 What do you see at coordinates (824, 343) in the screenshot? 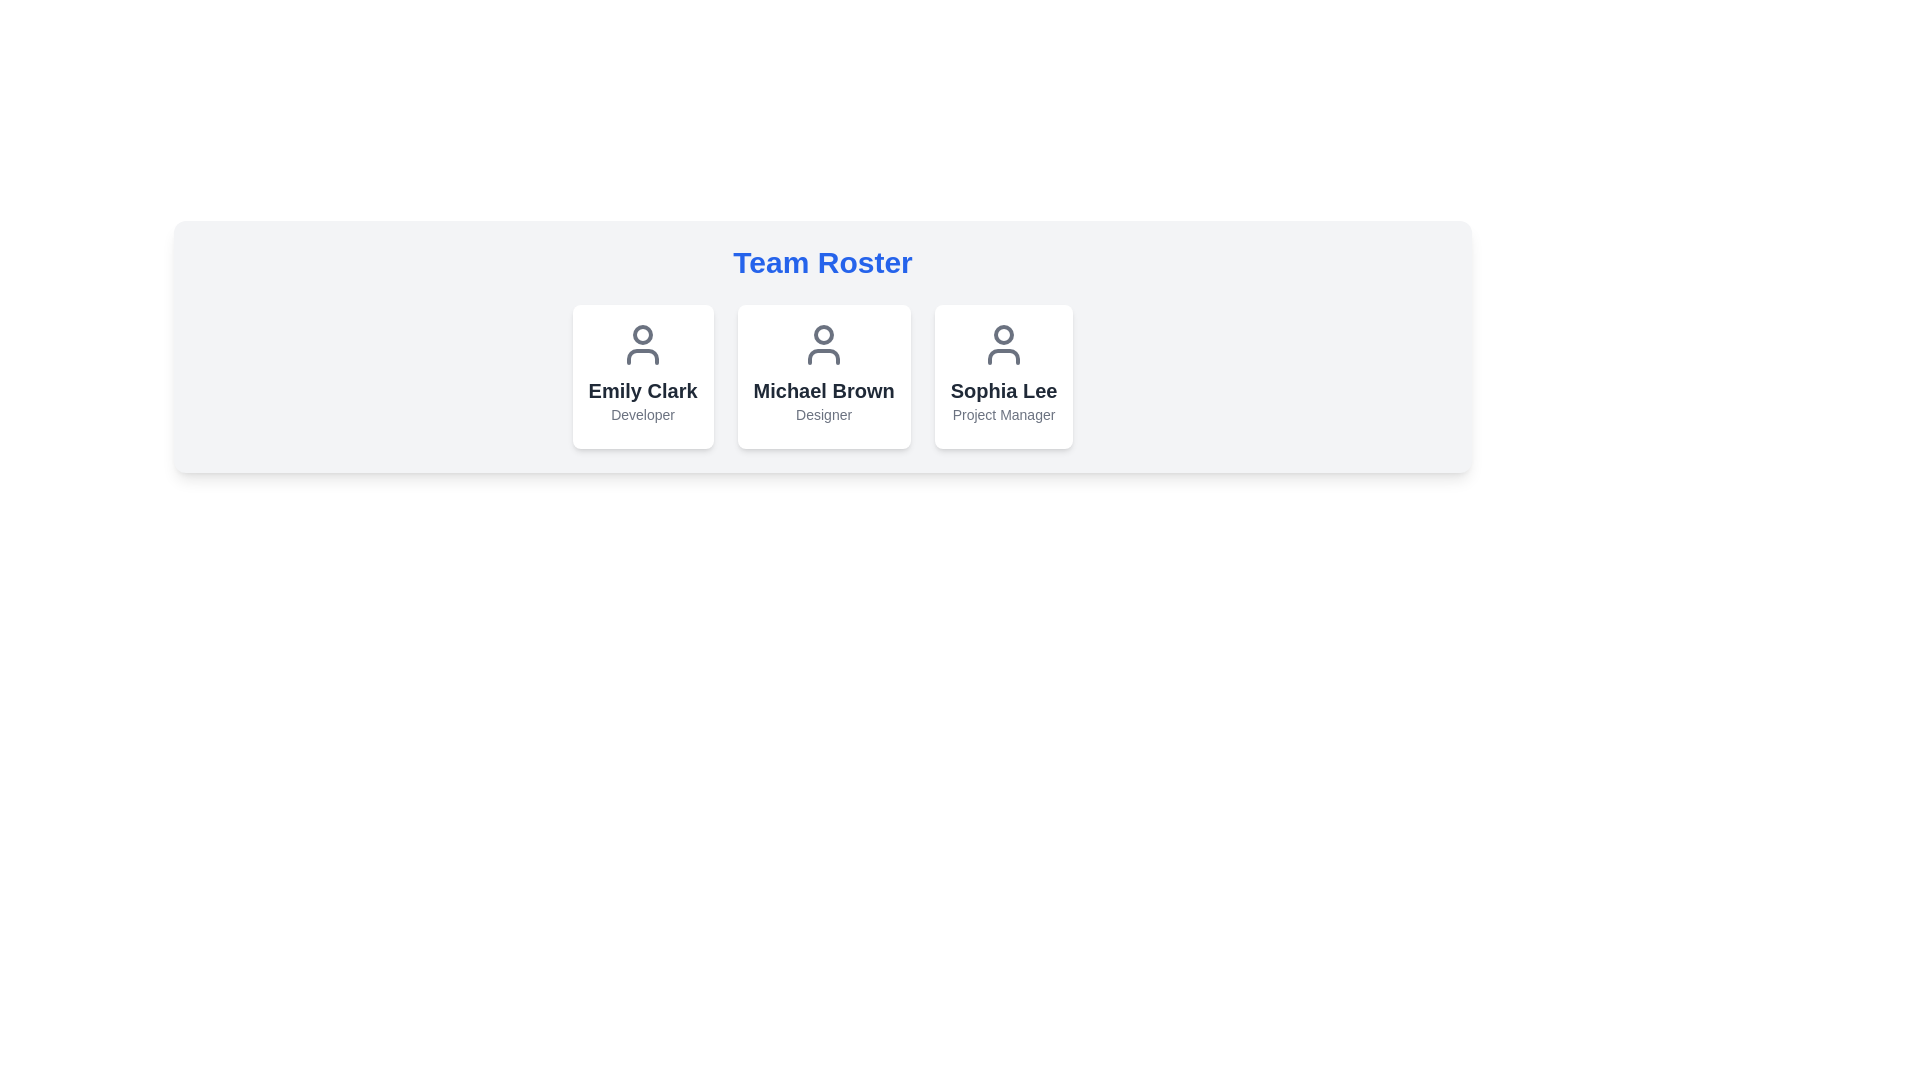
I see `the user icon representing Michael Brown in the Team Roster section, which is a gray outline of a human figure, situated above the name and designation` at bounding box center [824, 343].